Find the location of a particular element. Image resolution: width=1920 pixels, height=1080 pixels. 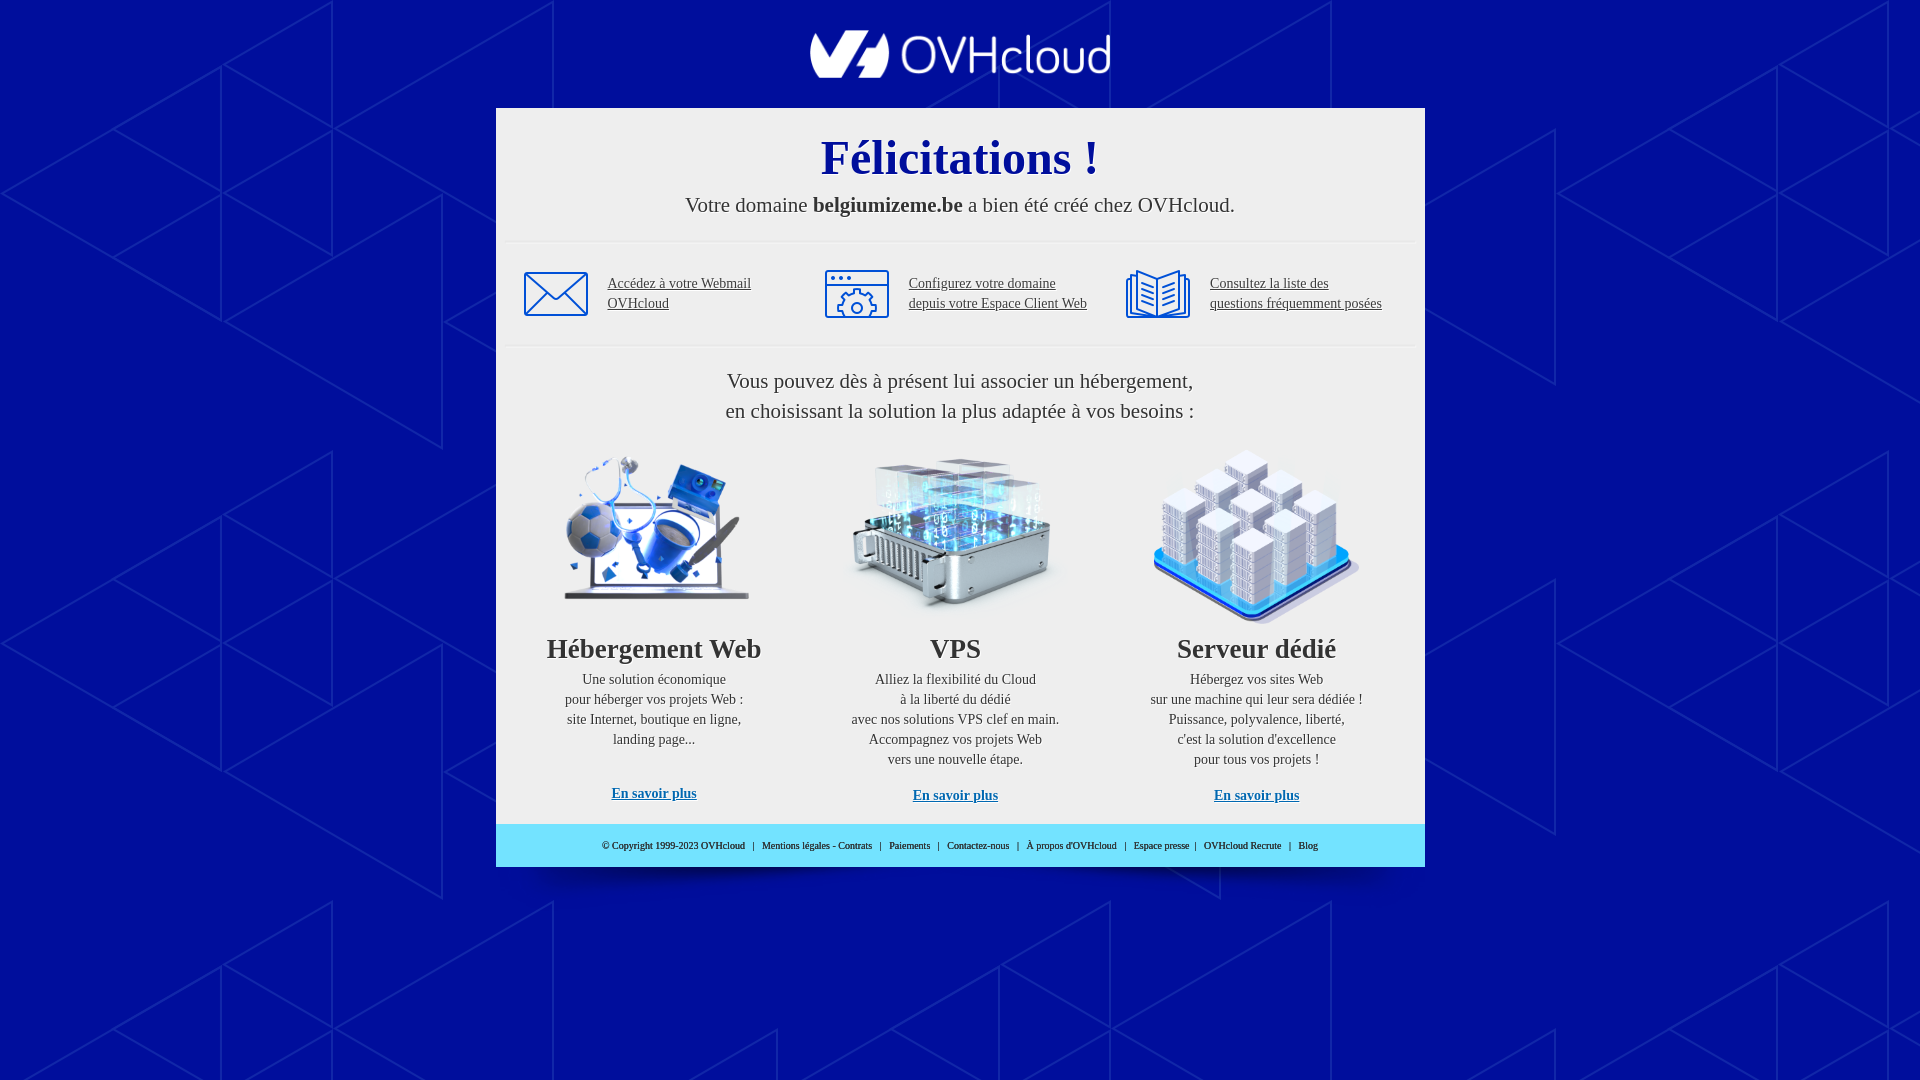

'OVHcloud' is located at coordinates (960, 71).